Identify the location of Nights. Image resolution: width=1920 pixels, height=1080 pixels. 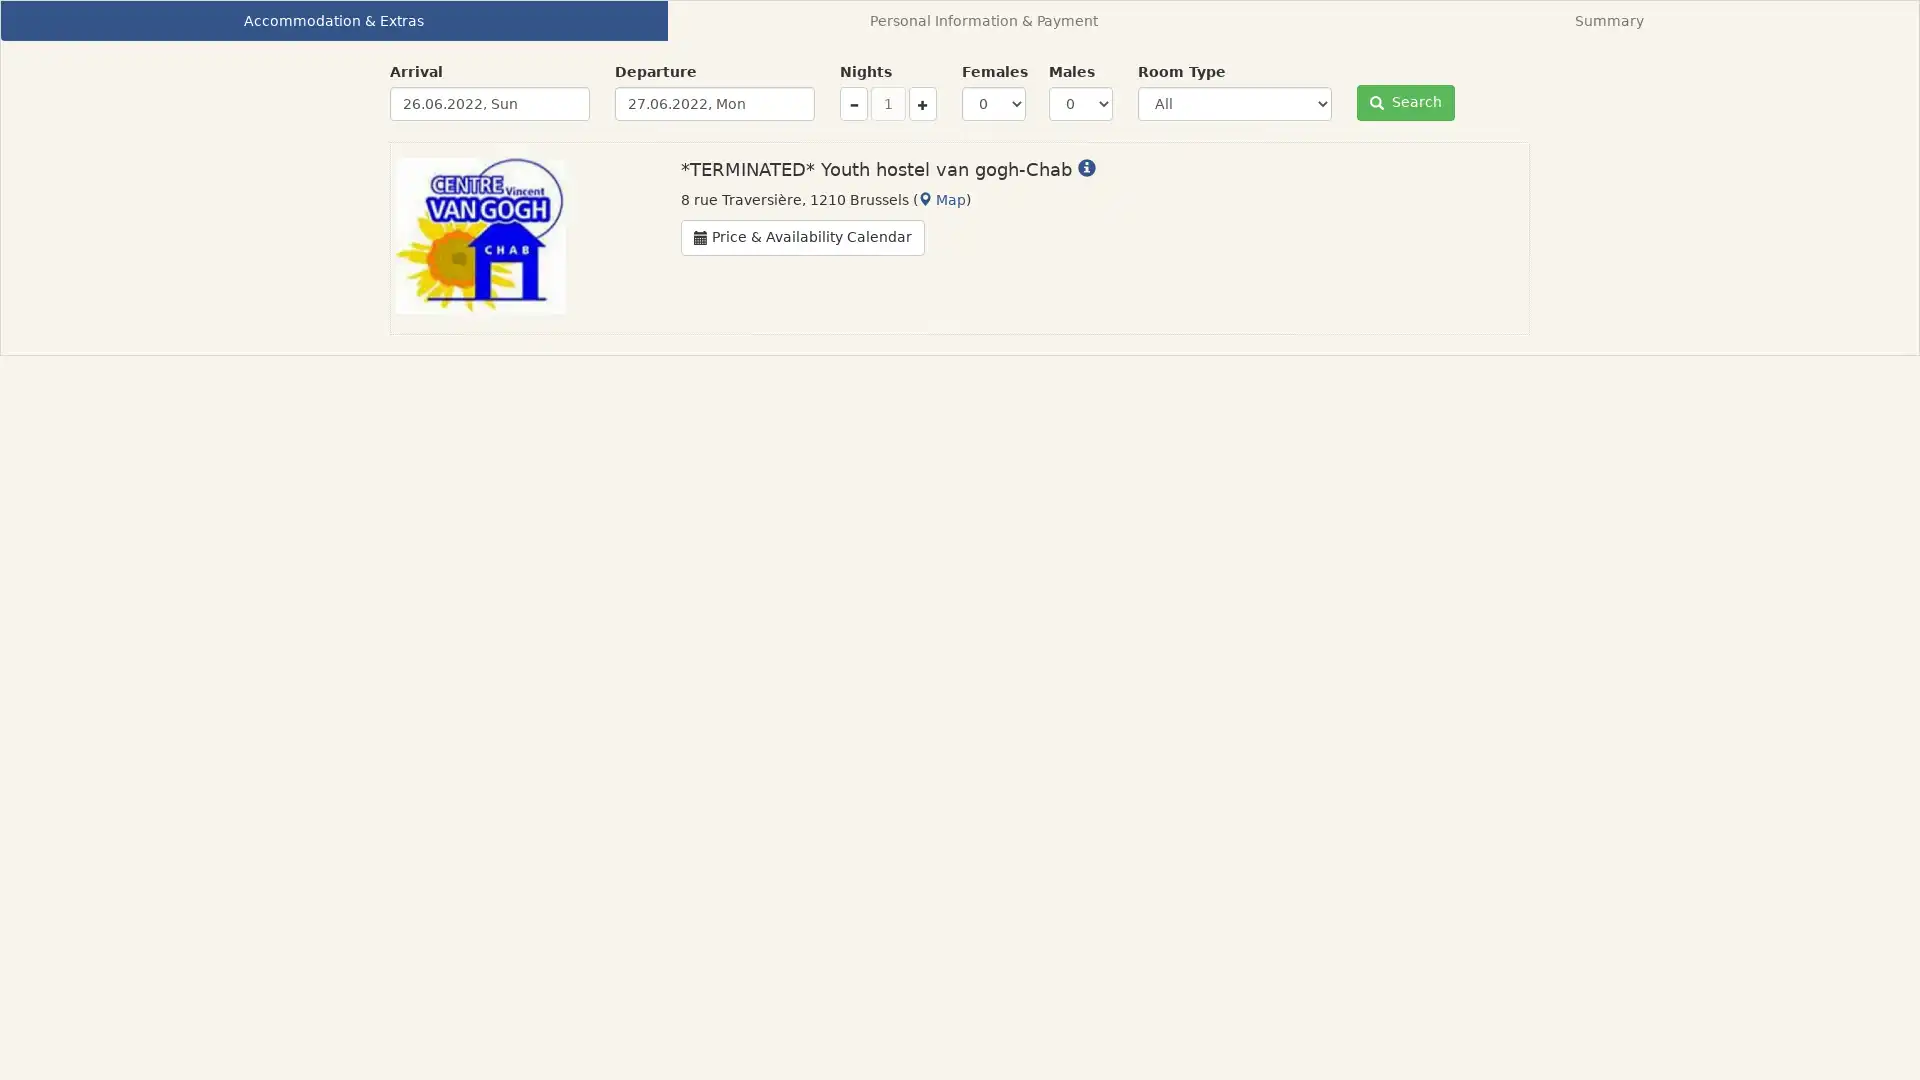
(921, 104).